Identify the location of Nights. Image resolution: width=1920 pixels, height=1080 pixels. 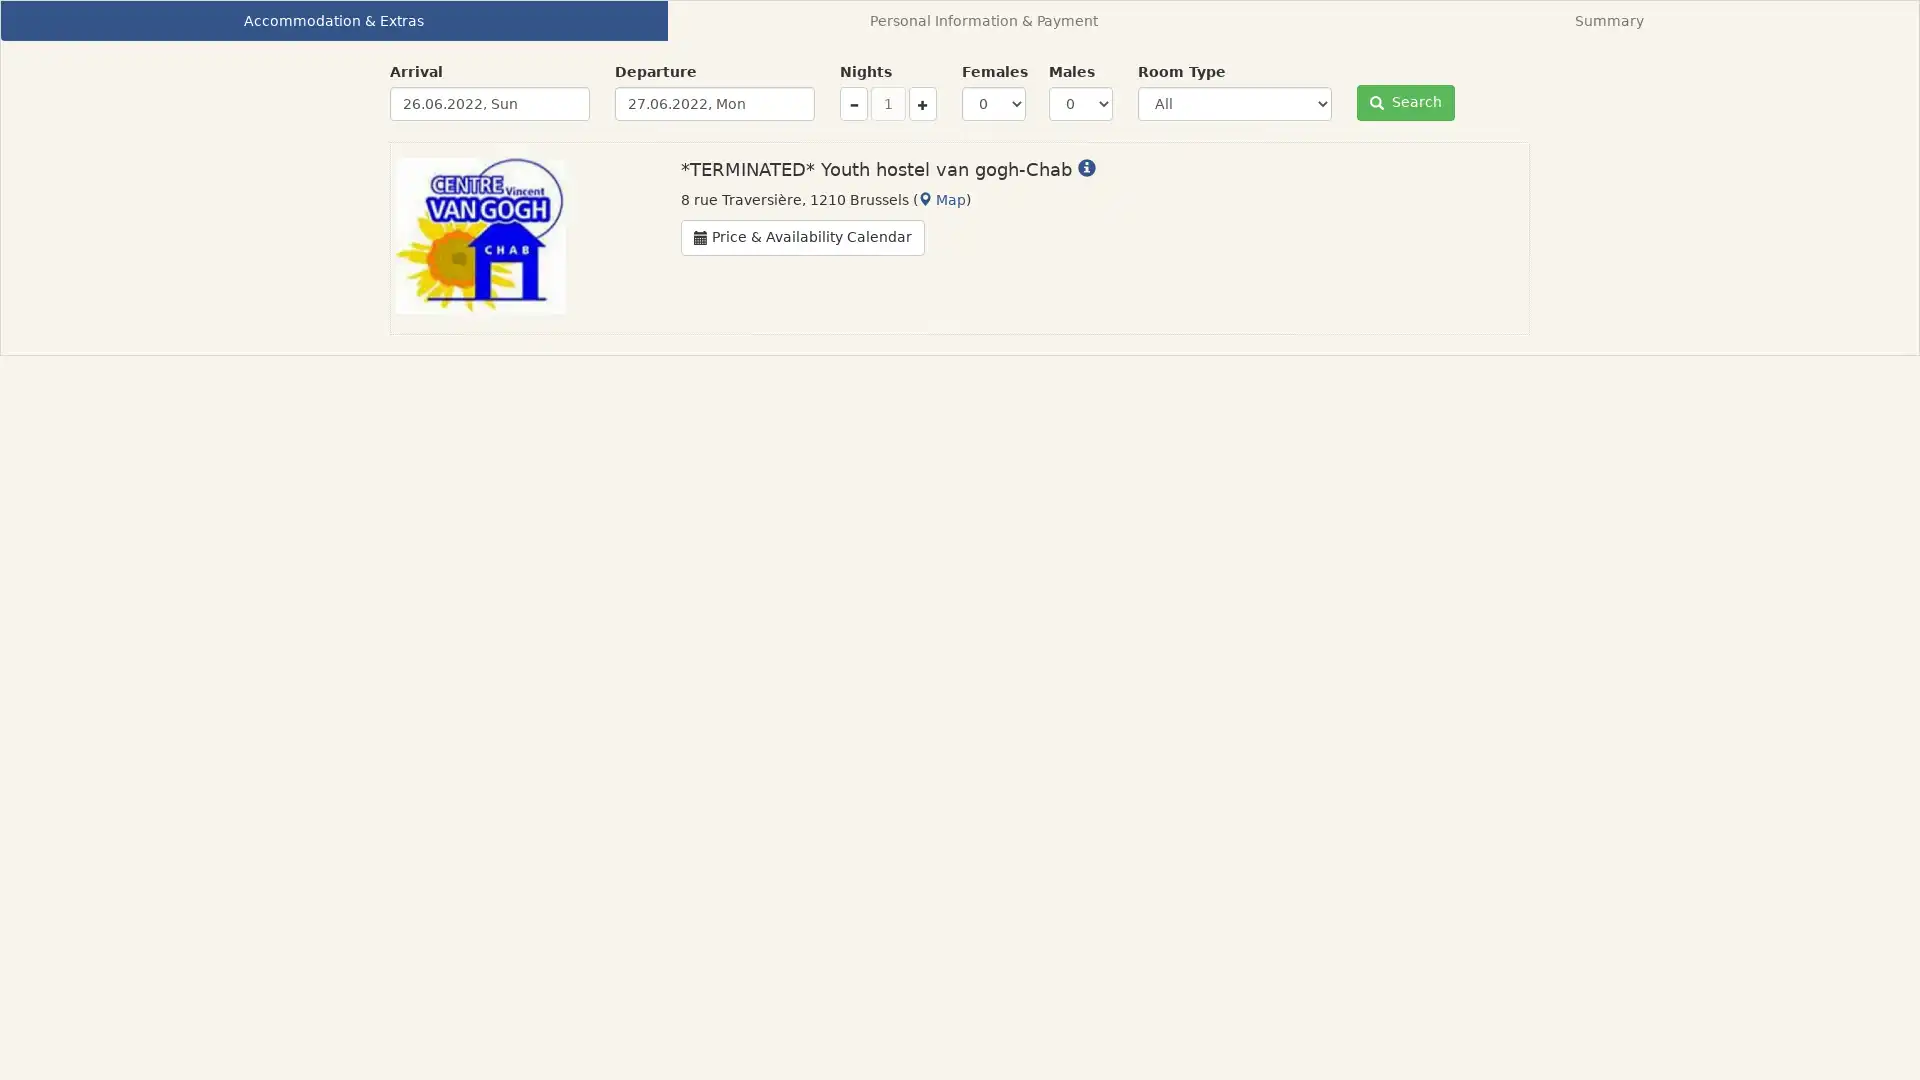
(921, 104).